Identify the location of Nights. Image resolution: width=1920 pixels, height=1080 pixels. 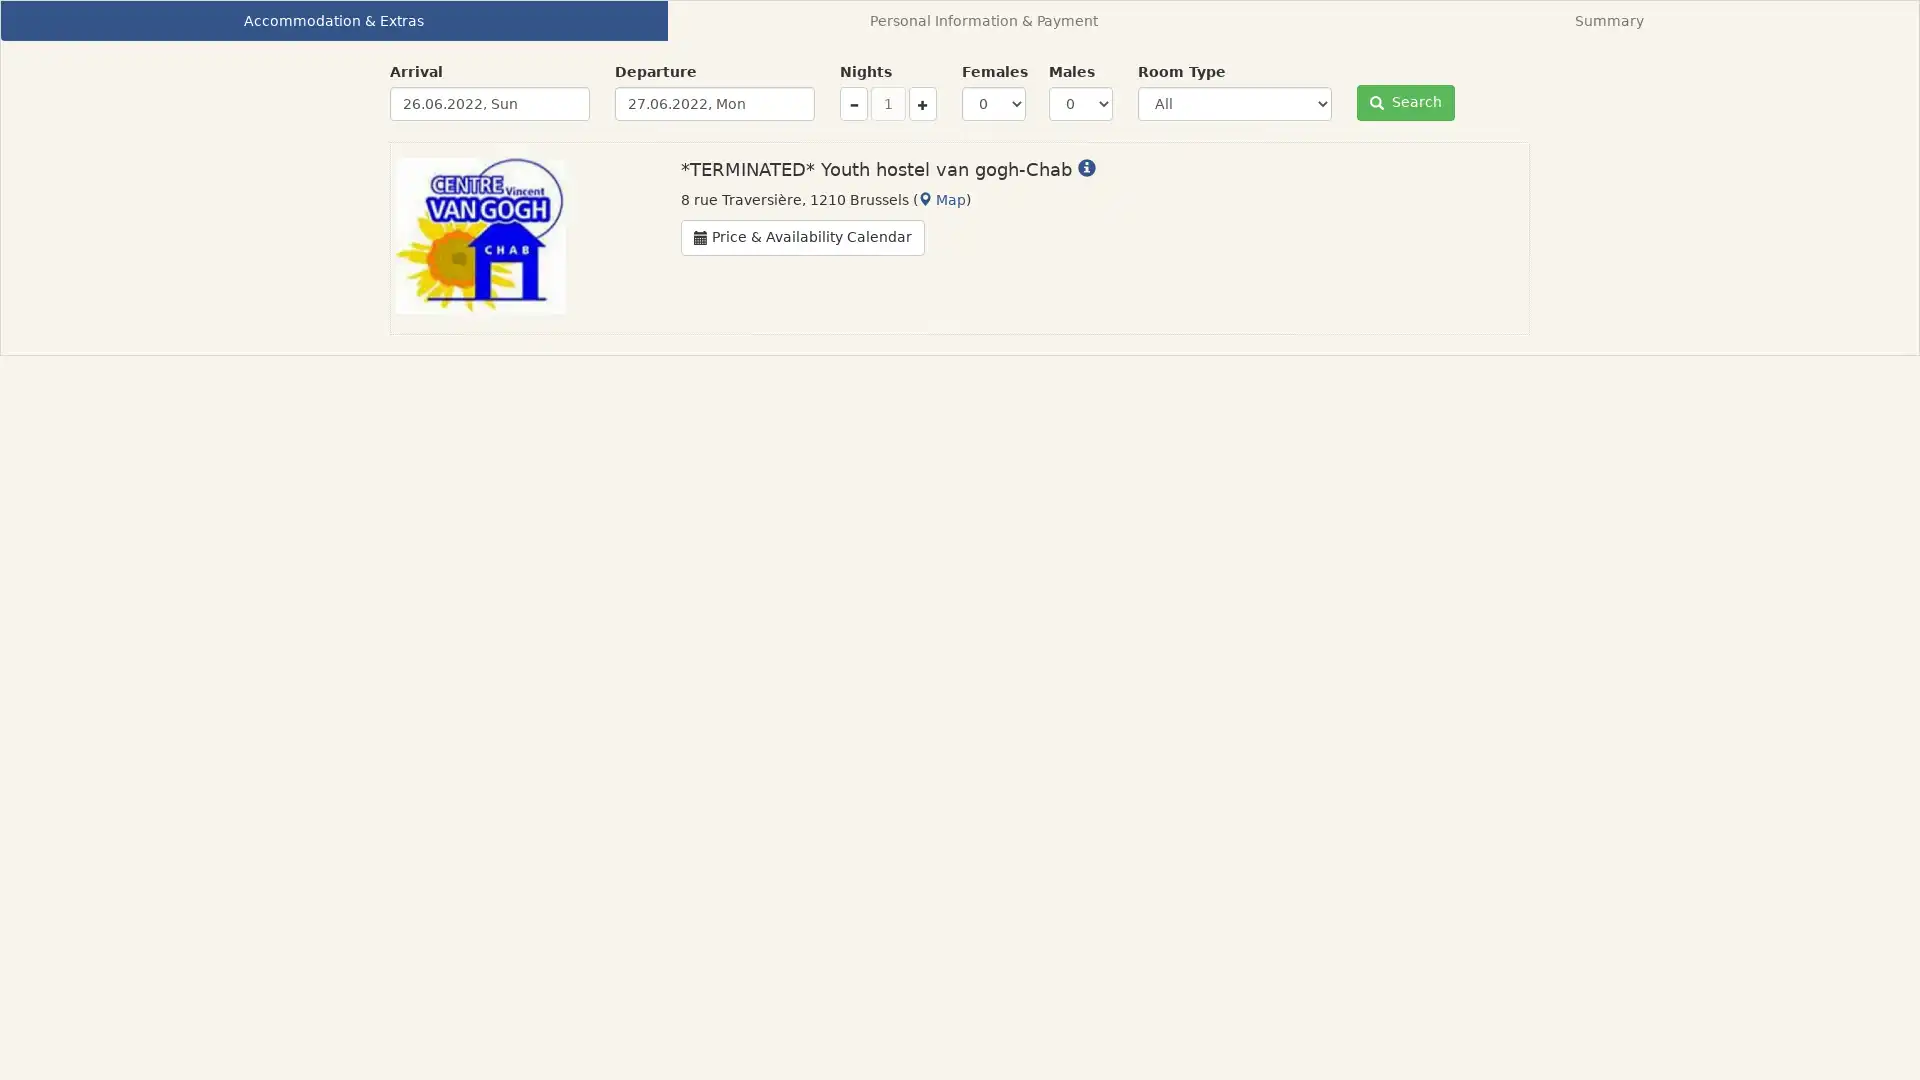
(921, 104).